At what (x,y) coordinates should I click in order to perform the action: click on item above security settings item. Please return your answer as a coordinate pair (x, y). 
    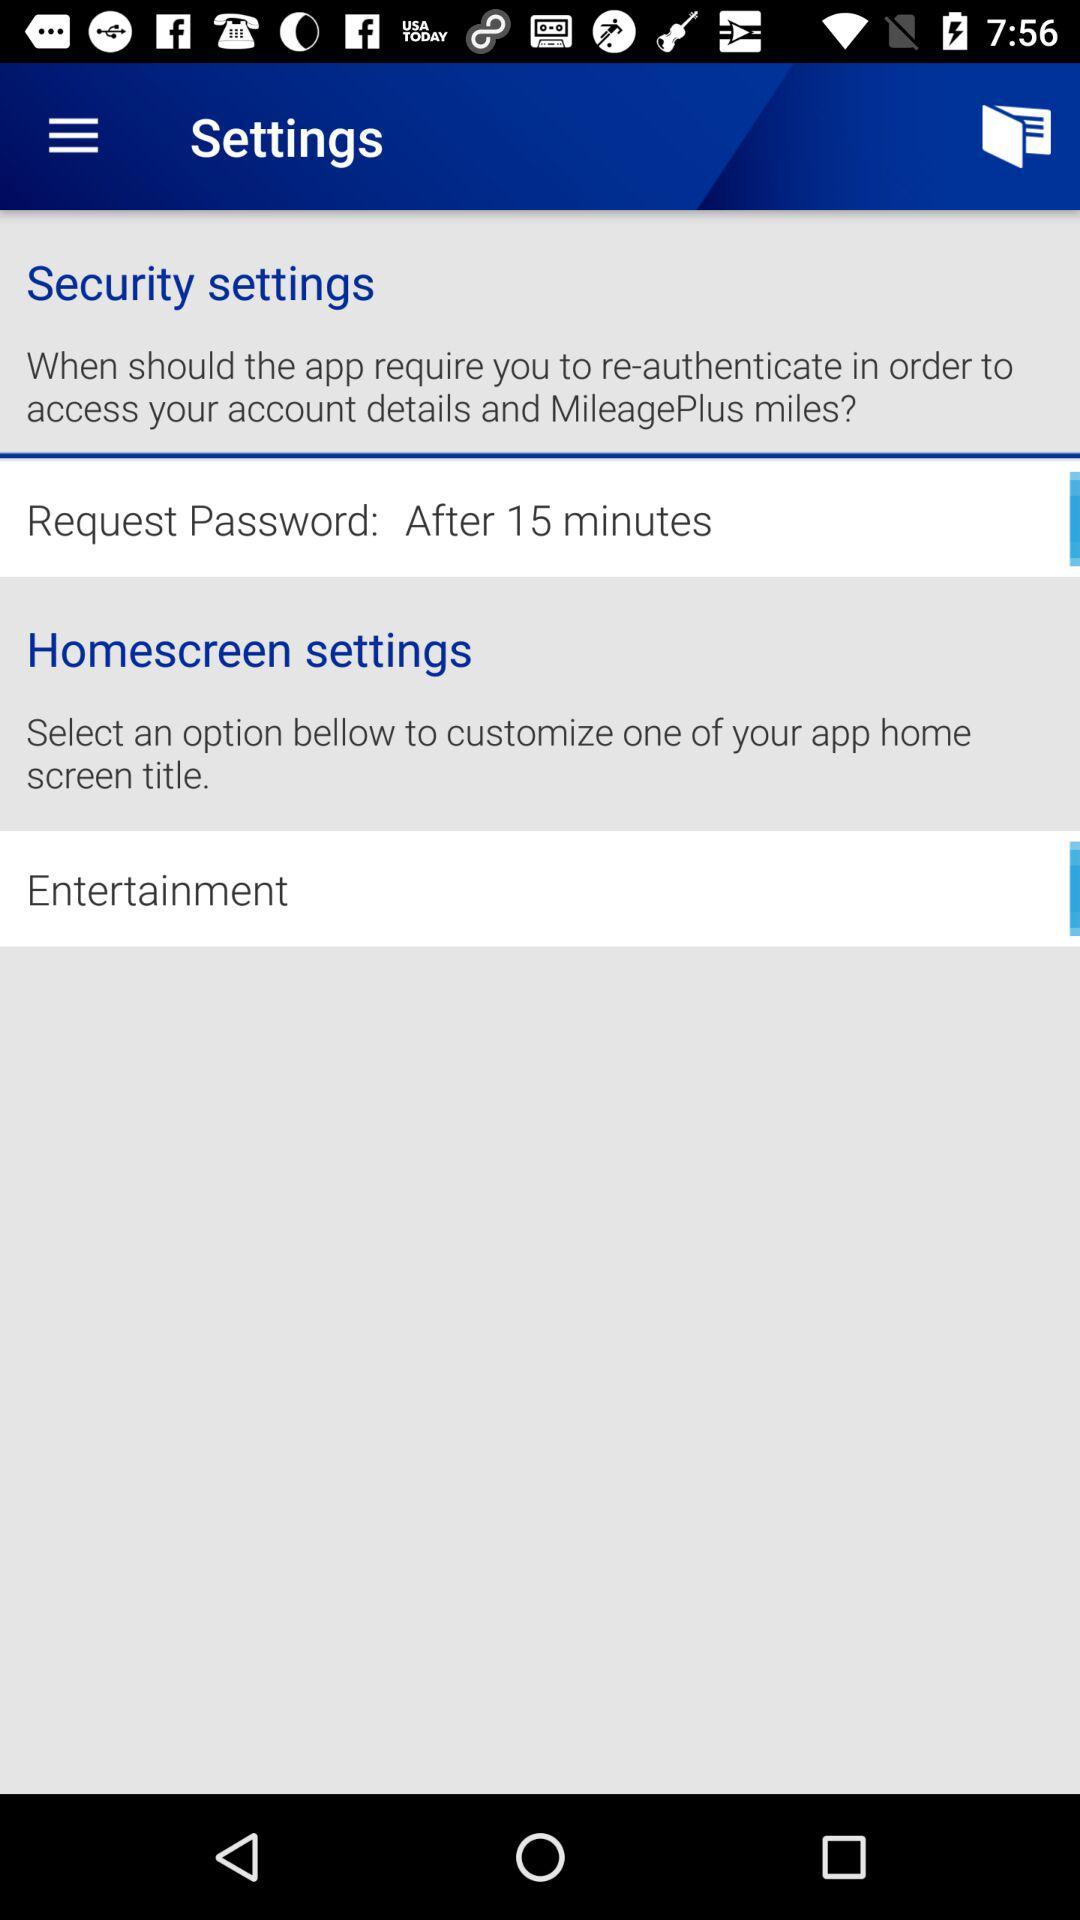
    Looking at the image, I should click on (72, 135).